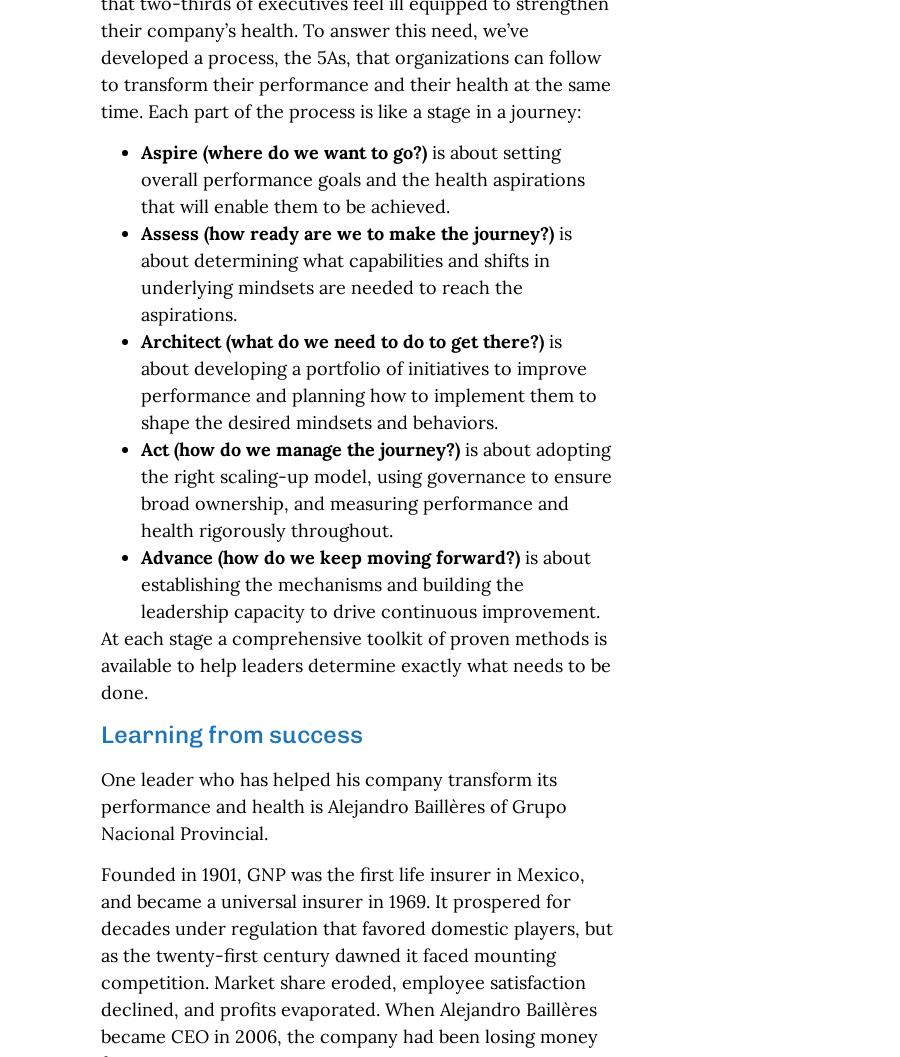 The width and height of the screenshot is (900, 1057). Describe the element at coordinates (346, 232) in the screenshot. I see `'Assess (how ready are we to make the journey?)'` at that location.